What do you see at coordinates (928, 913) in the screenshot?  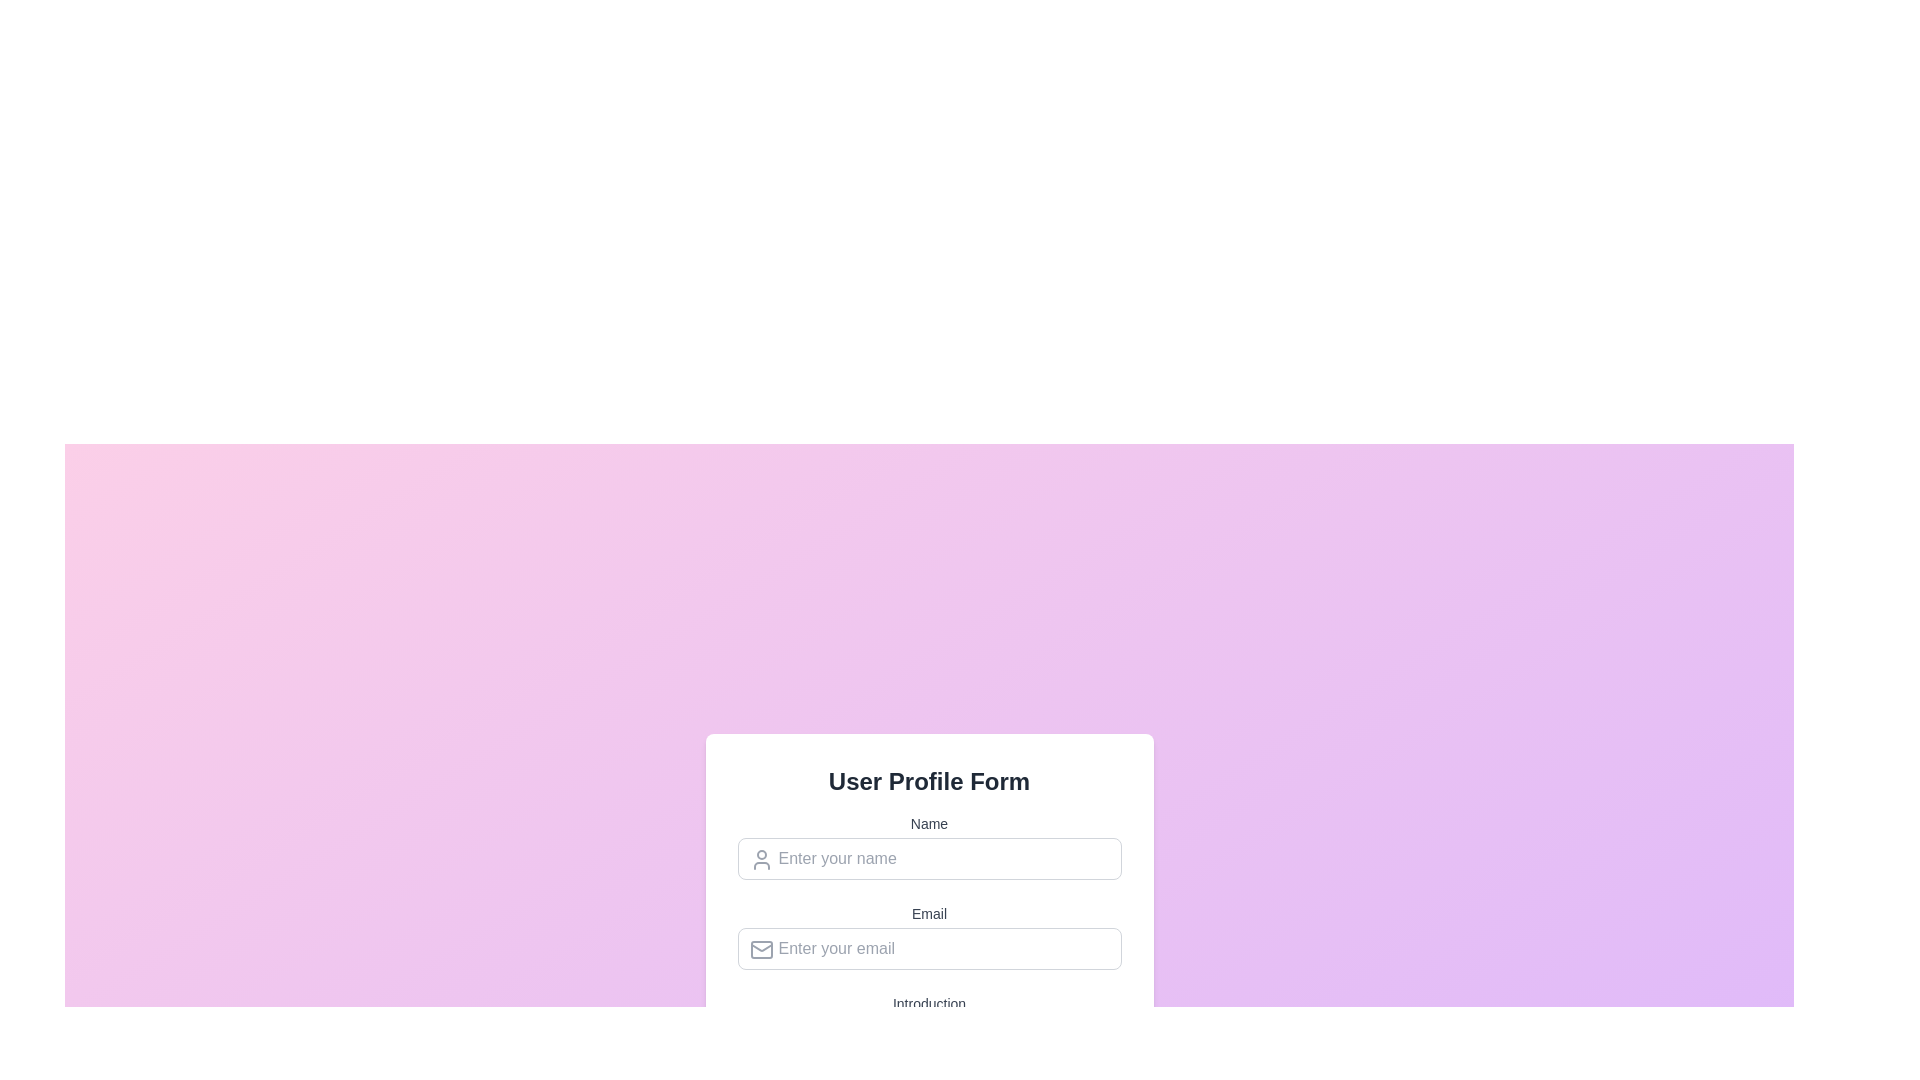 I see `the static label text displaying 'Email'` at bounding box center [928, 913].